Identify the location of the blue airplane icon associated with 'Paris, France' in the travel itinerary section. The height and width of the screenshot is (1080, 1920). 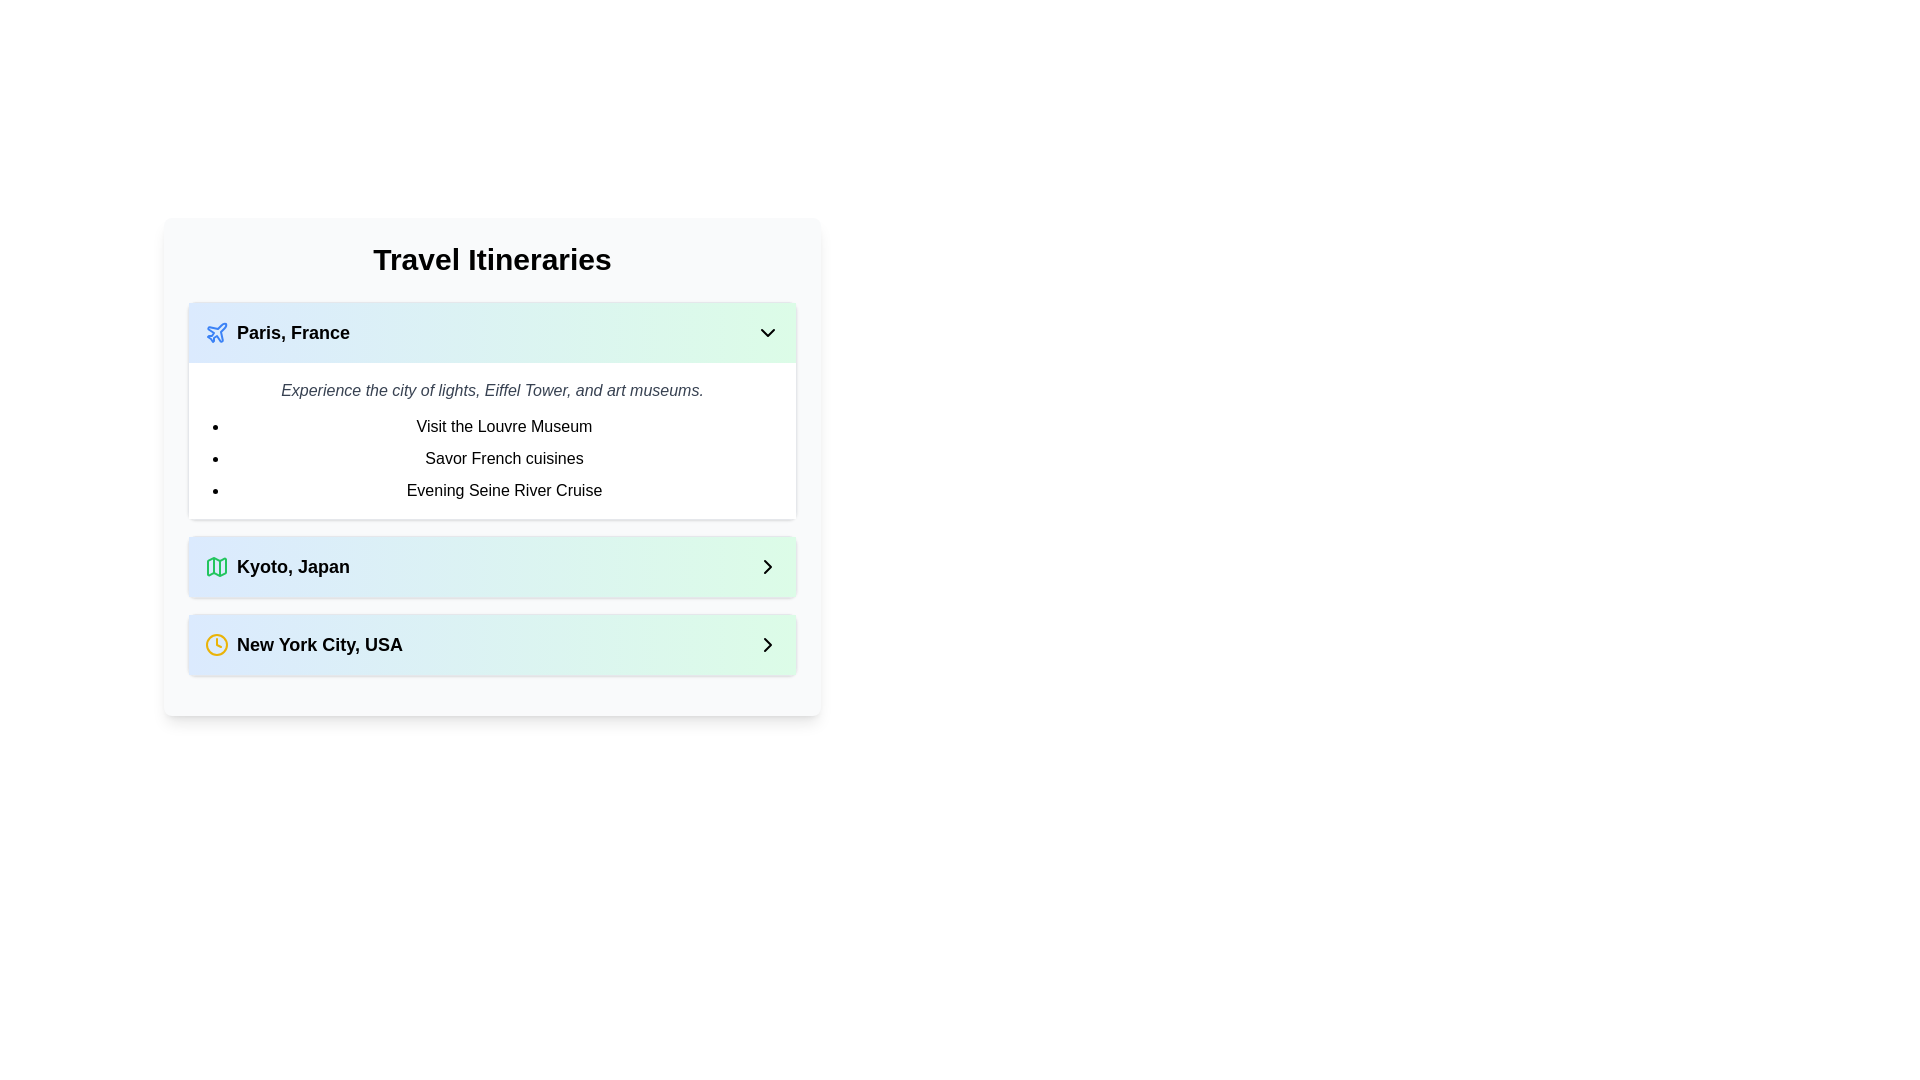
(217, 331).